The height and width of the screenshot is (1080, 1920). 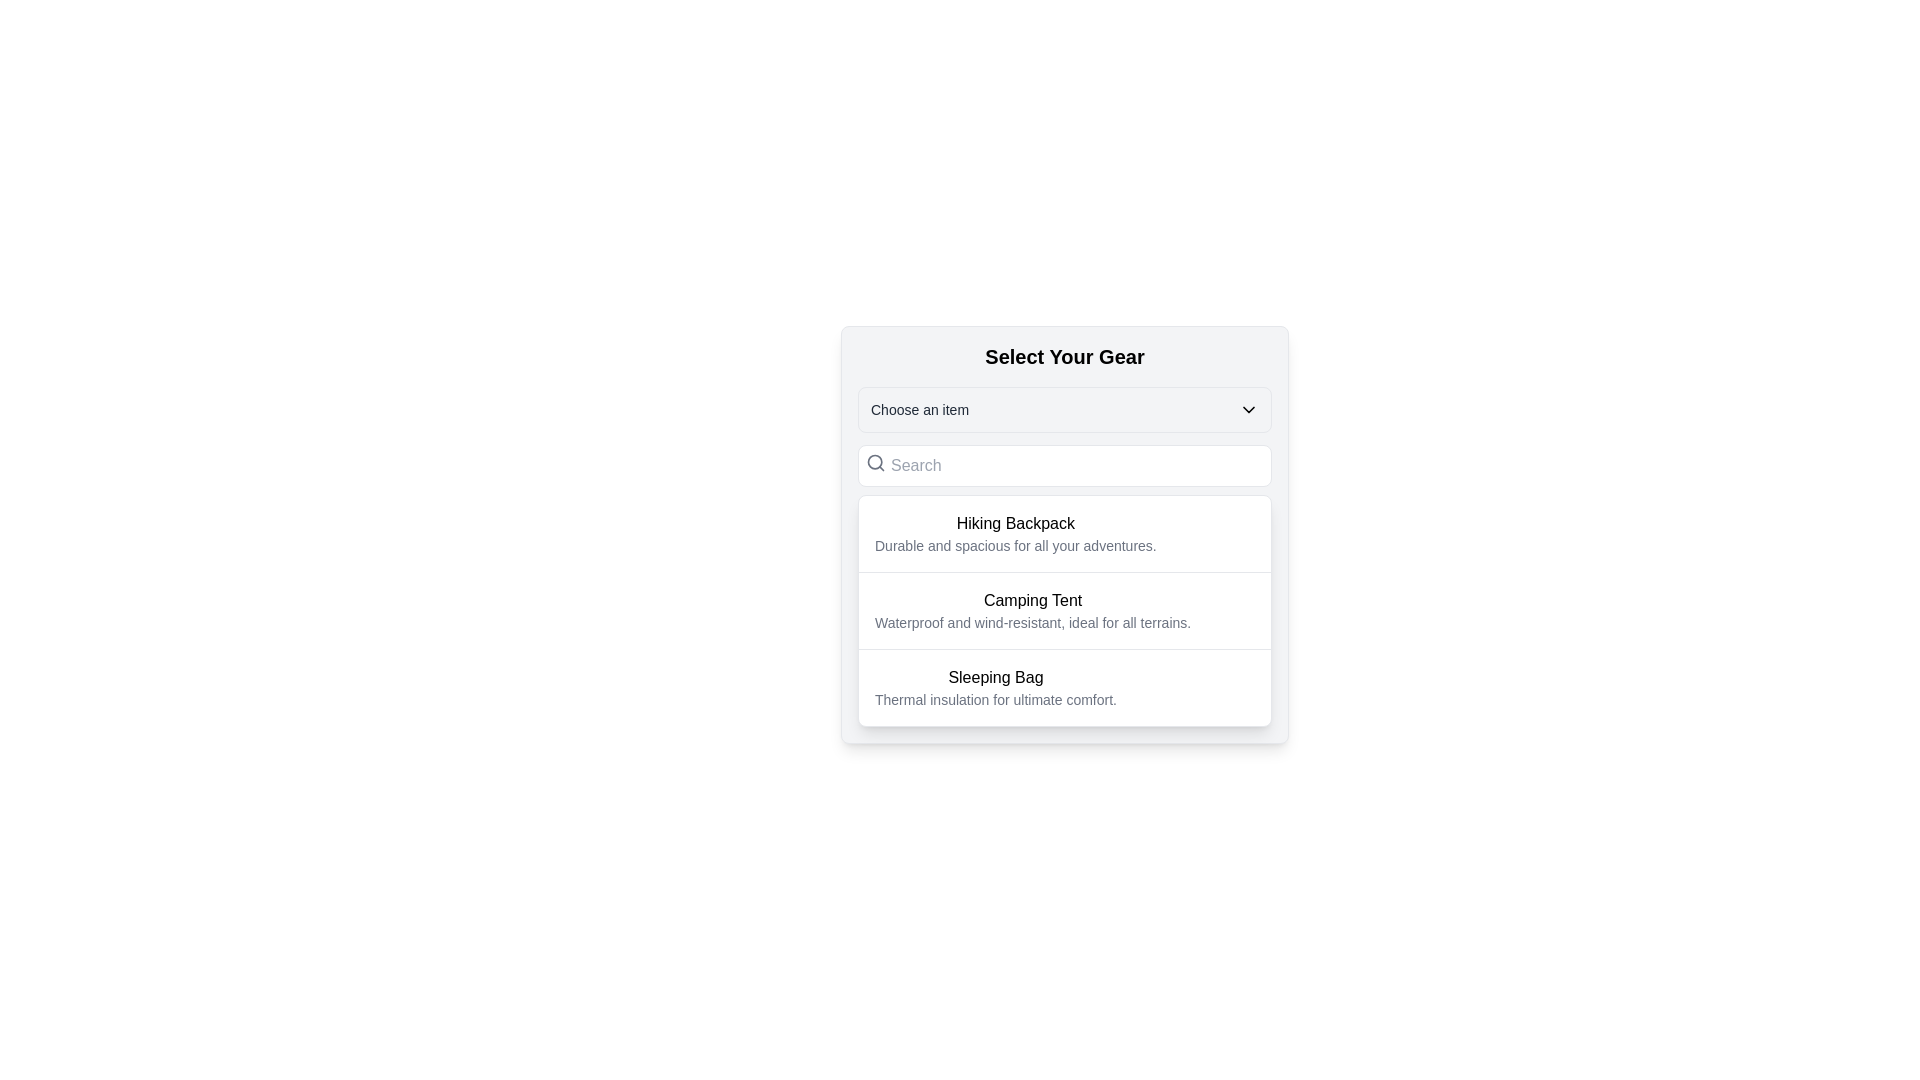 I want to click on the list item displaying 'Hiking Backpack' to change its background color, so click(x=1064, y=532).